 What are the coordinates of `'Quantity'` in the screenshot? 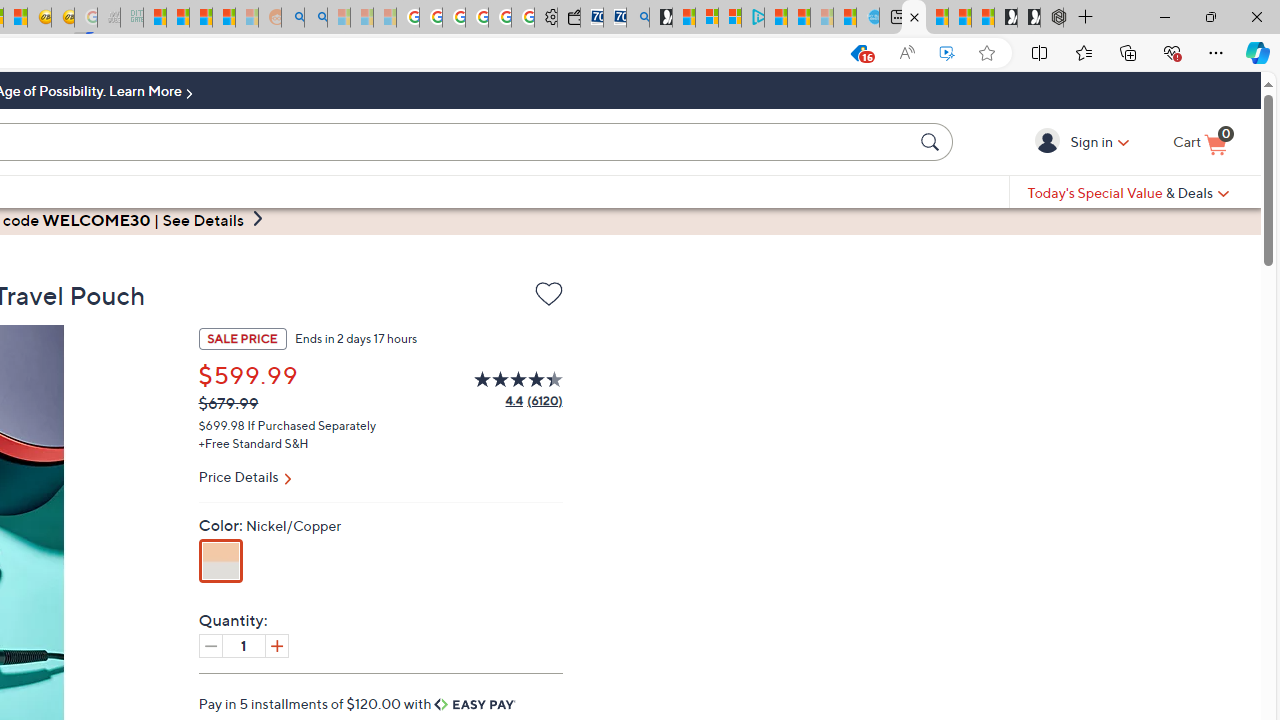 It's located at (242, 645).